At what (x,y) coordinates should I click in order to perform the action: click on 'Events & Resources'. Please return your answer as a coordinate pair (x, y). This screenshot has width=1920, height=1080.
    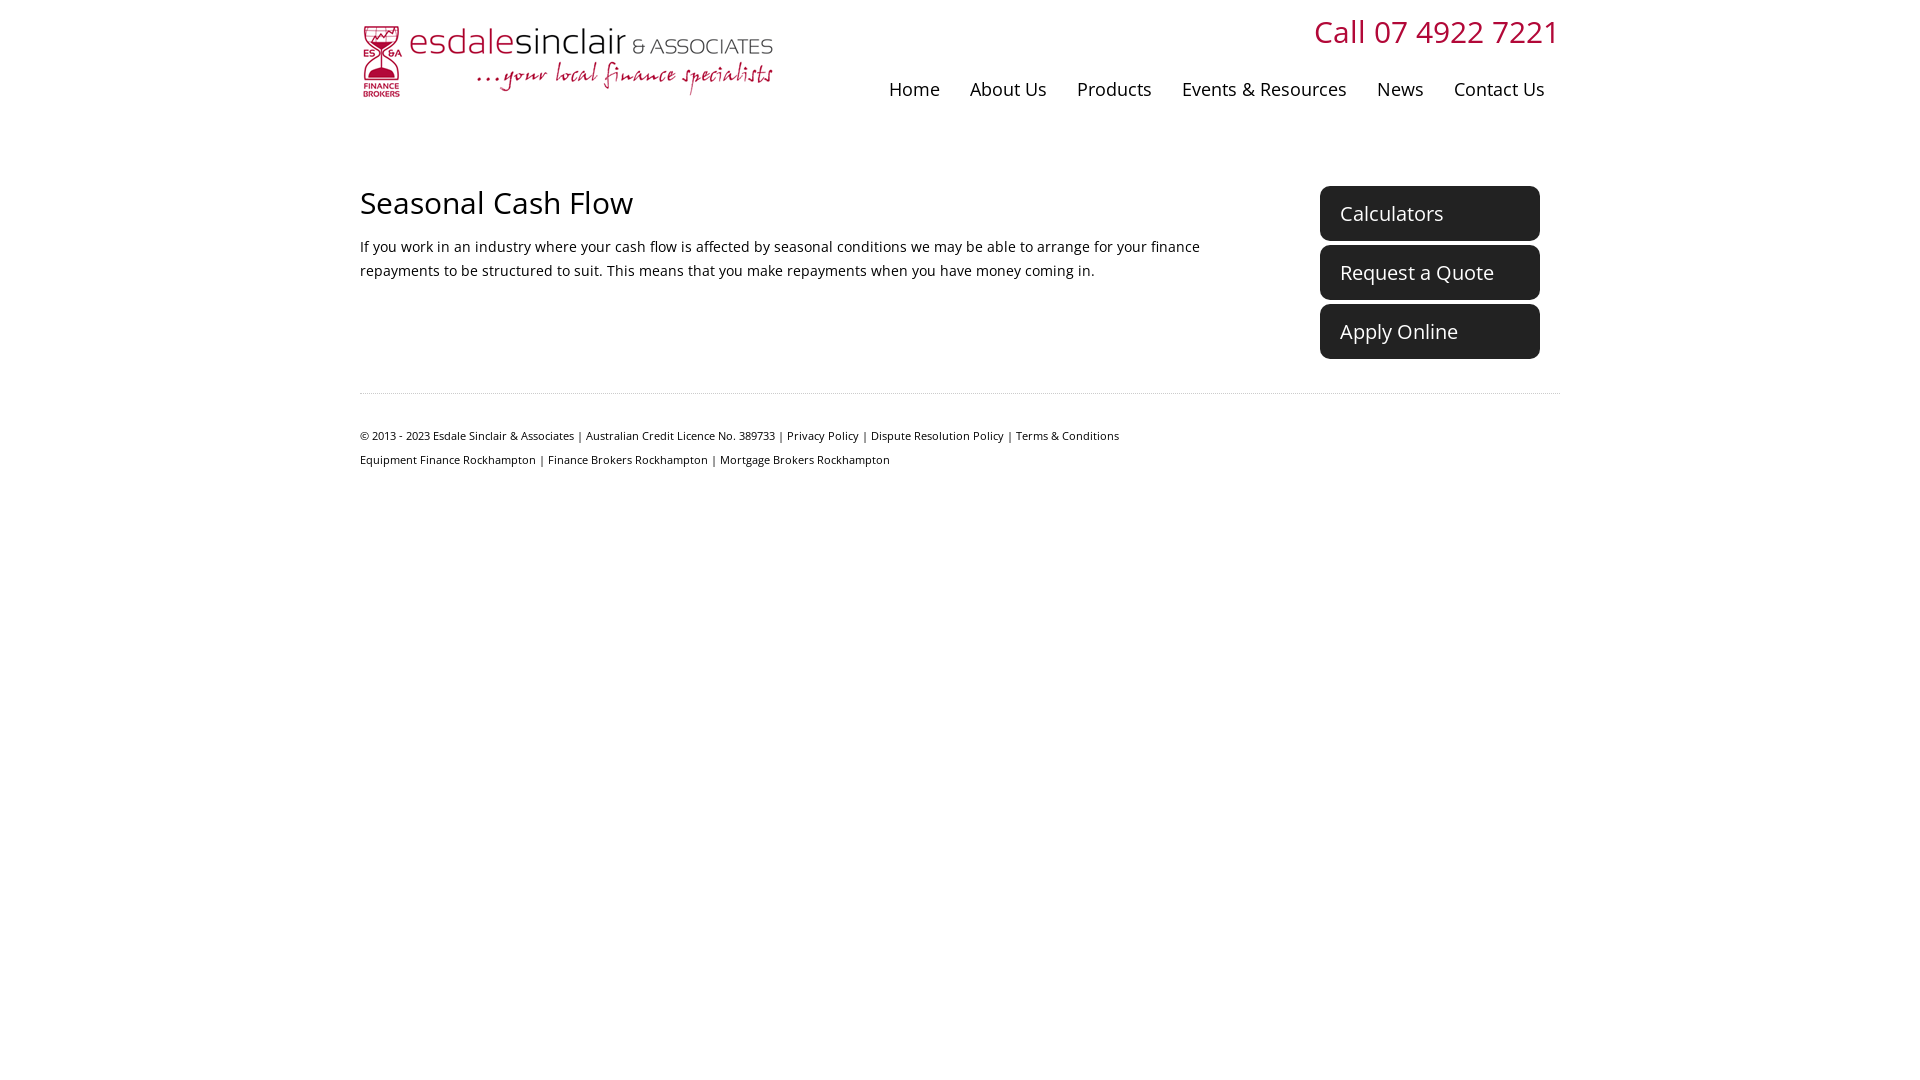
    Looking at the image, I should click on (1263, 87).